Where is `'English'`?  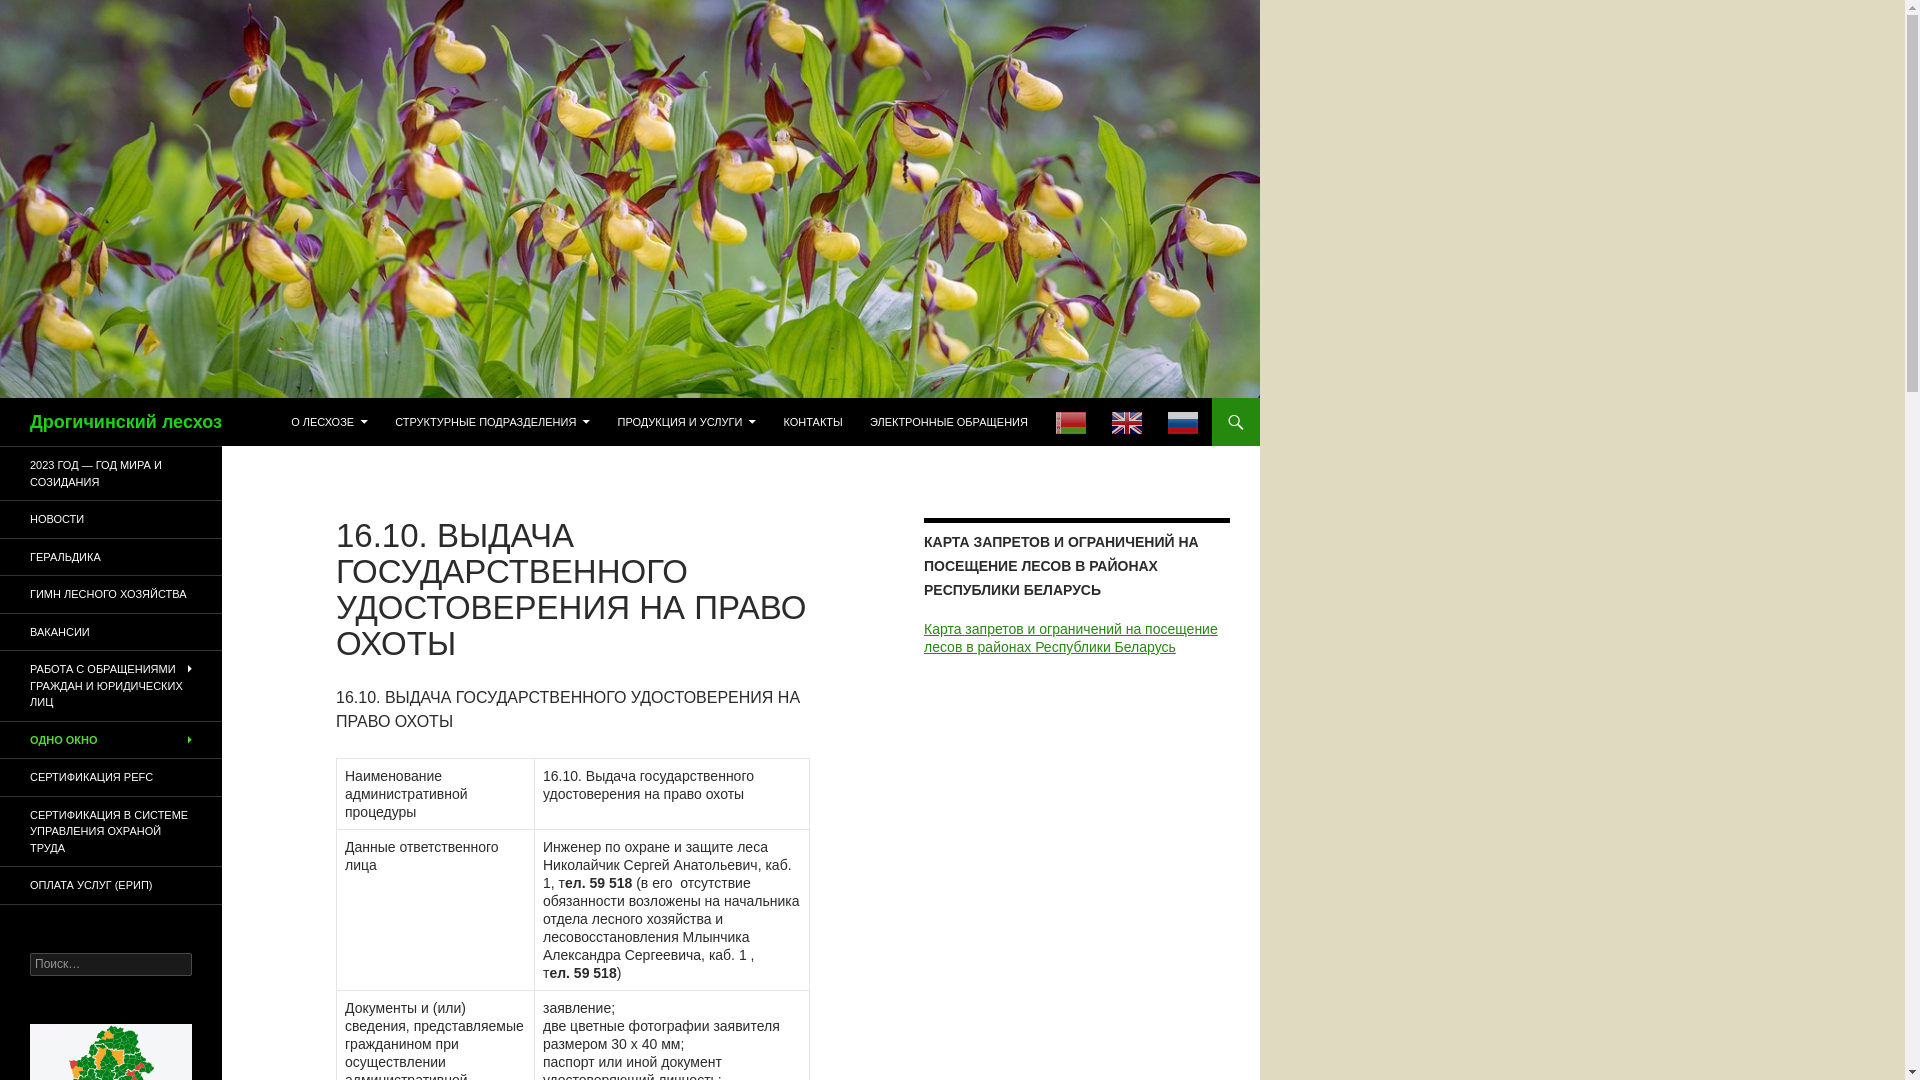 'English' is located at coordinates (1127, 420).